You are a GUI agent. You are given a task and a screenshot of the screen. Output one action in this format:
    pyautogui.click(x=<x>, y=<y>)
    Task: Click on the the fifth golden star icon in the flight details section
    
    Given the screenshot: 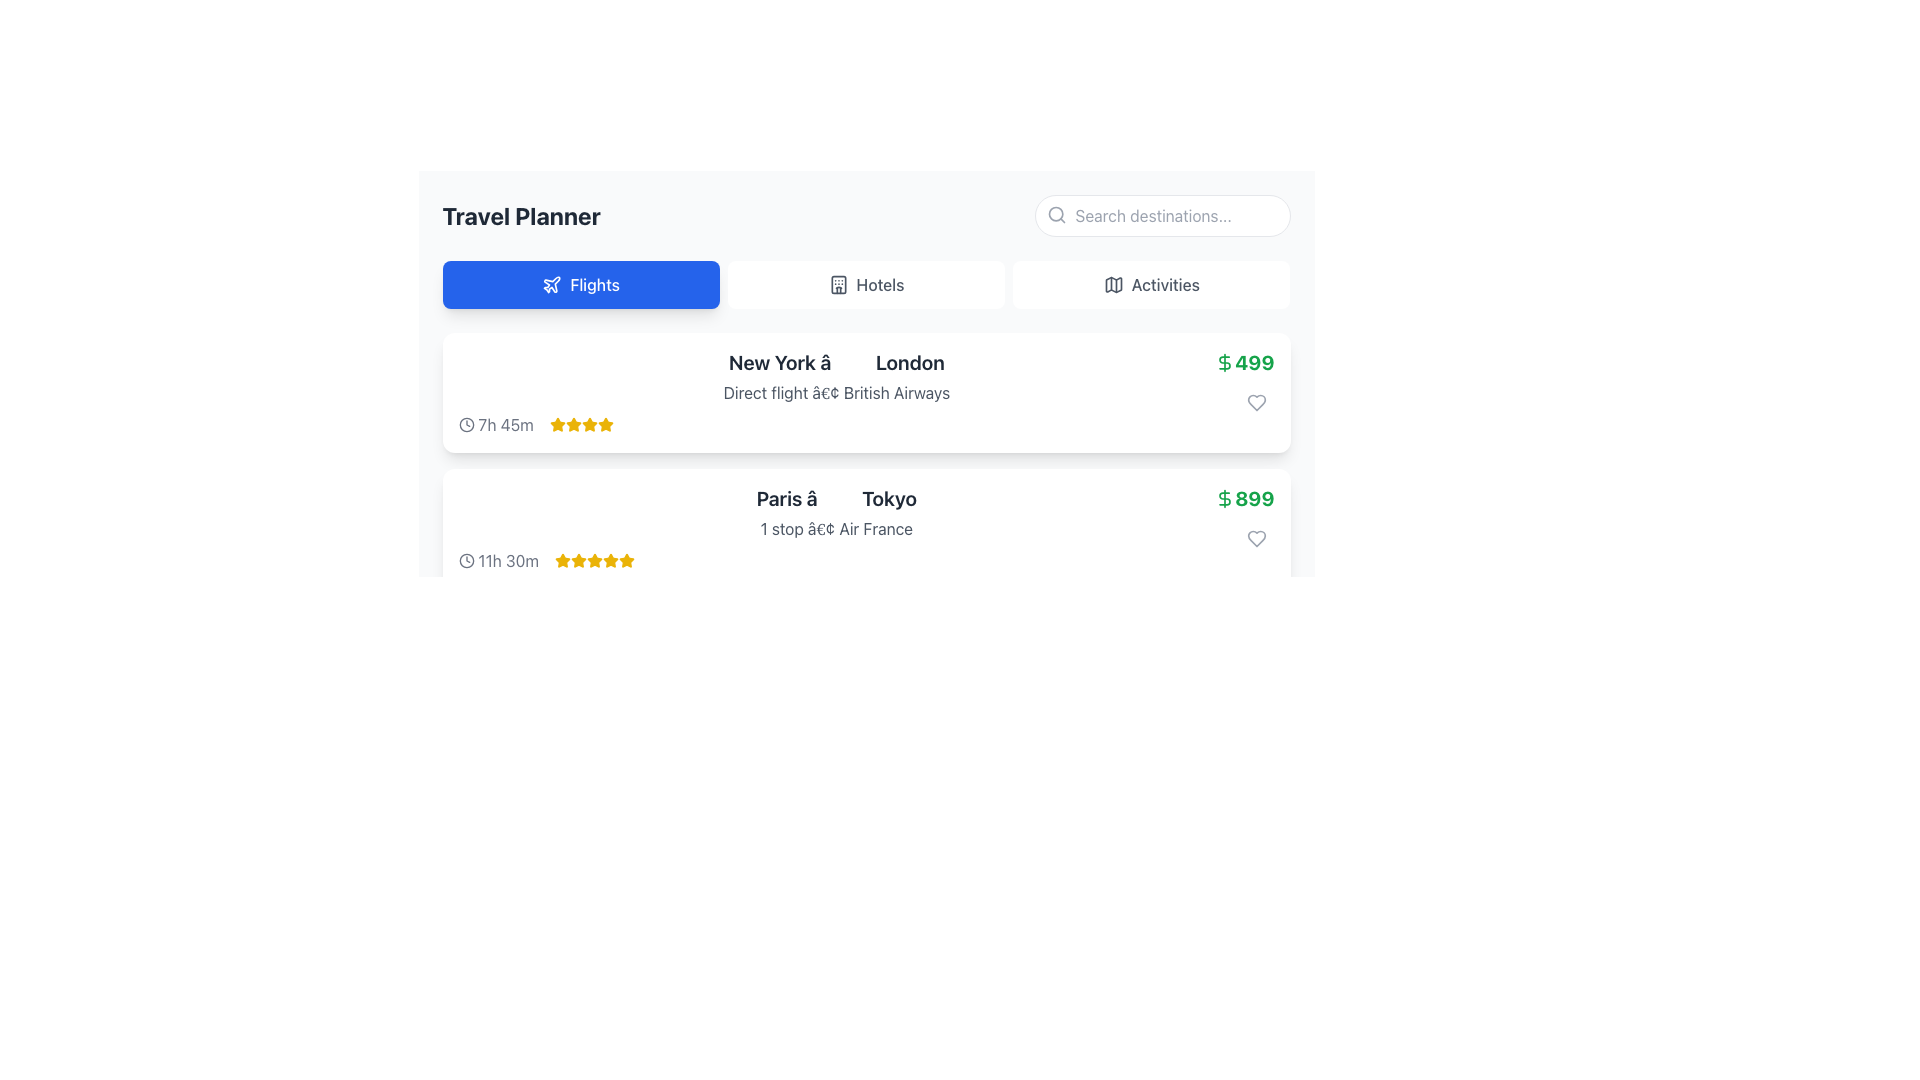 What is the action you would take?
    pyautogui.click(x=604, y=423)
    